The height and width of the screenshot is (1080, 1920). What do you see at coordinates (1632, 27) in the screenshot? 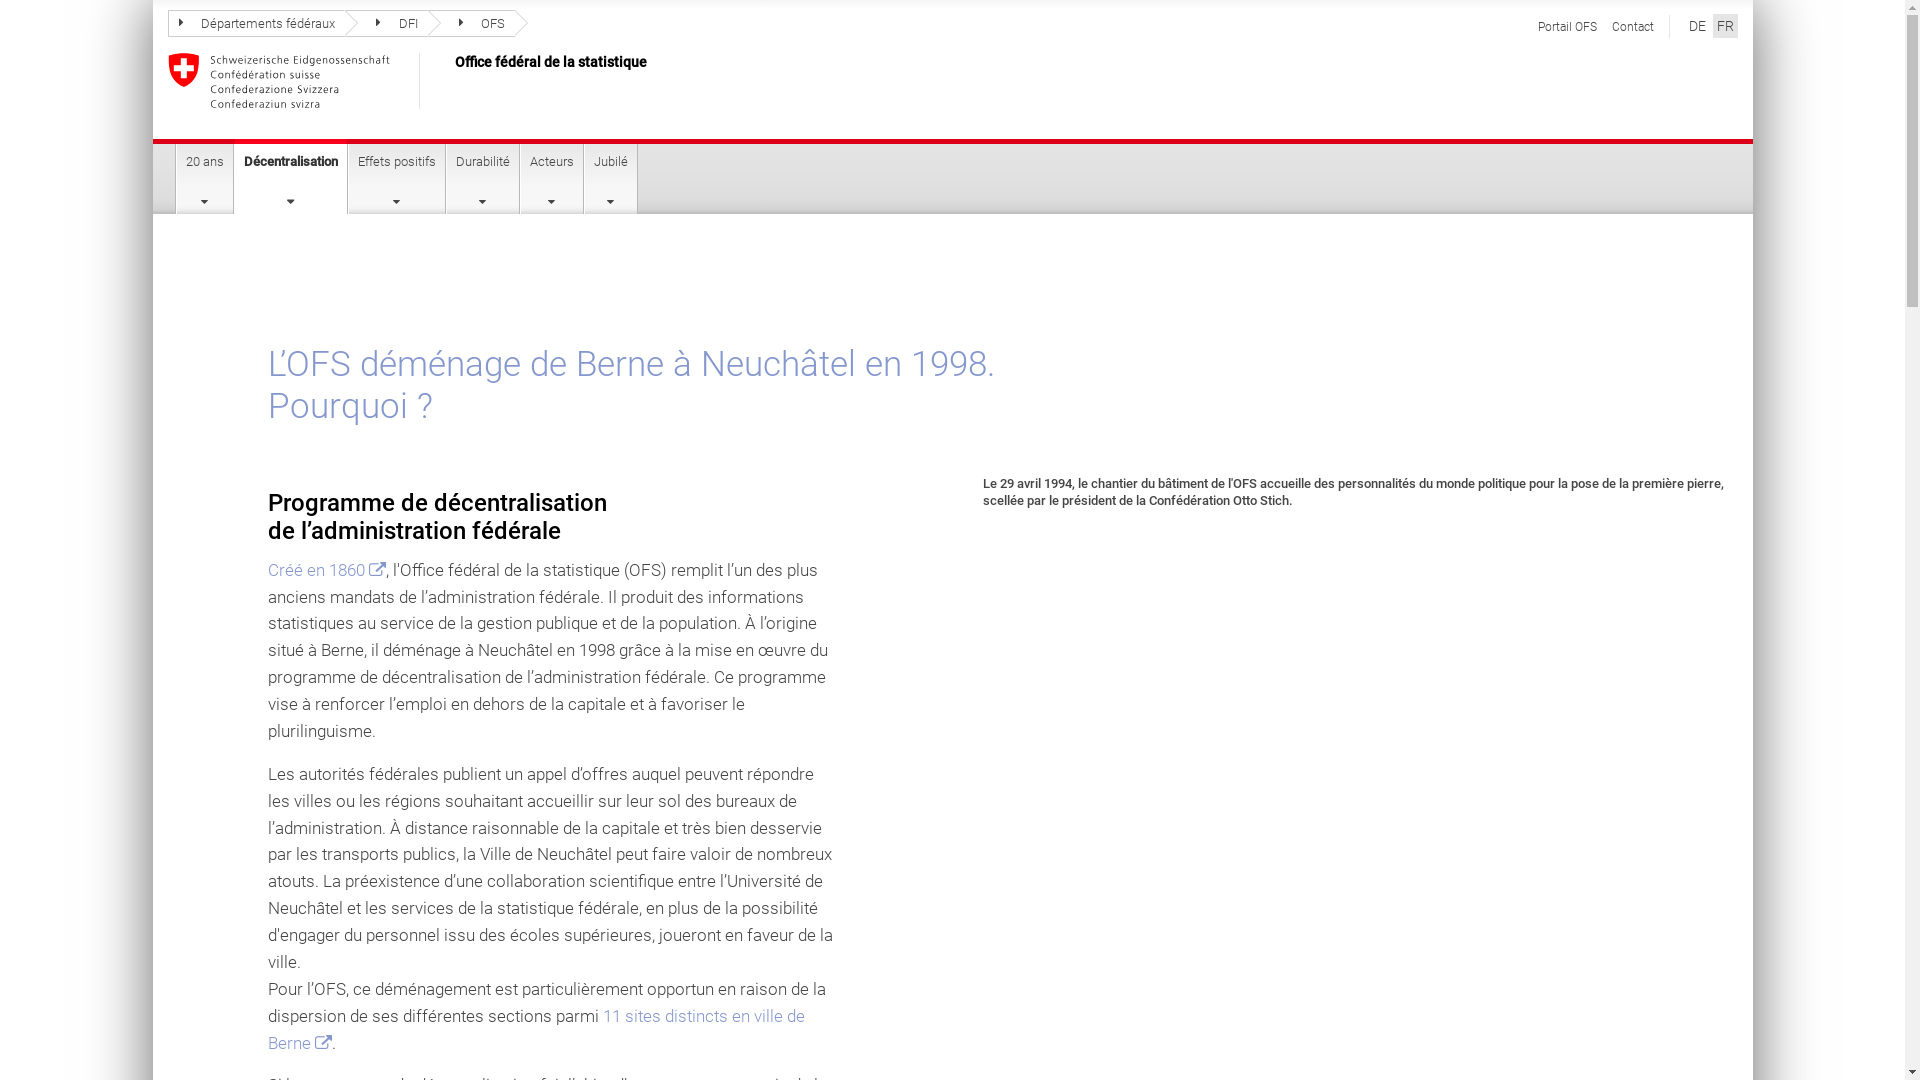
I see `'Contact'` at bounding box center [1632, 27].